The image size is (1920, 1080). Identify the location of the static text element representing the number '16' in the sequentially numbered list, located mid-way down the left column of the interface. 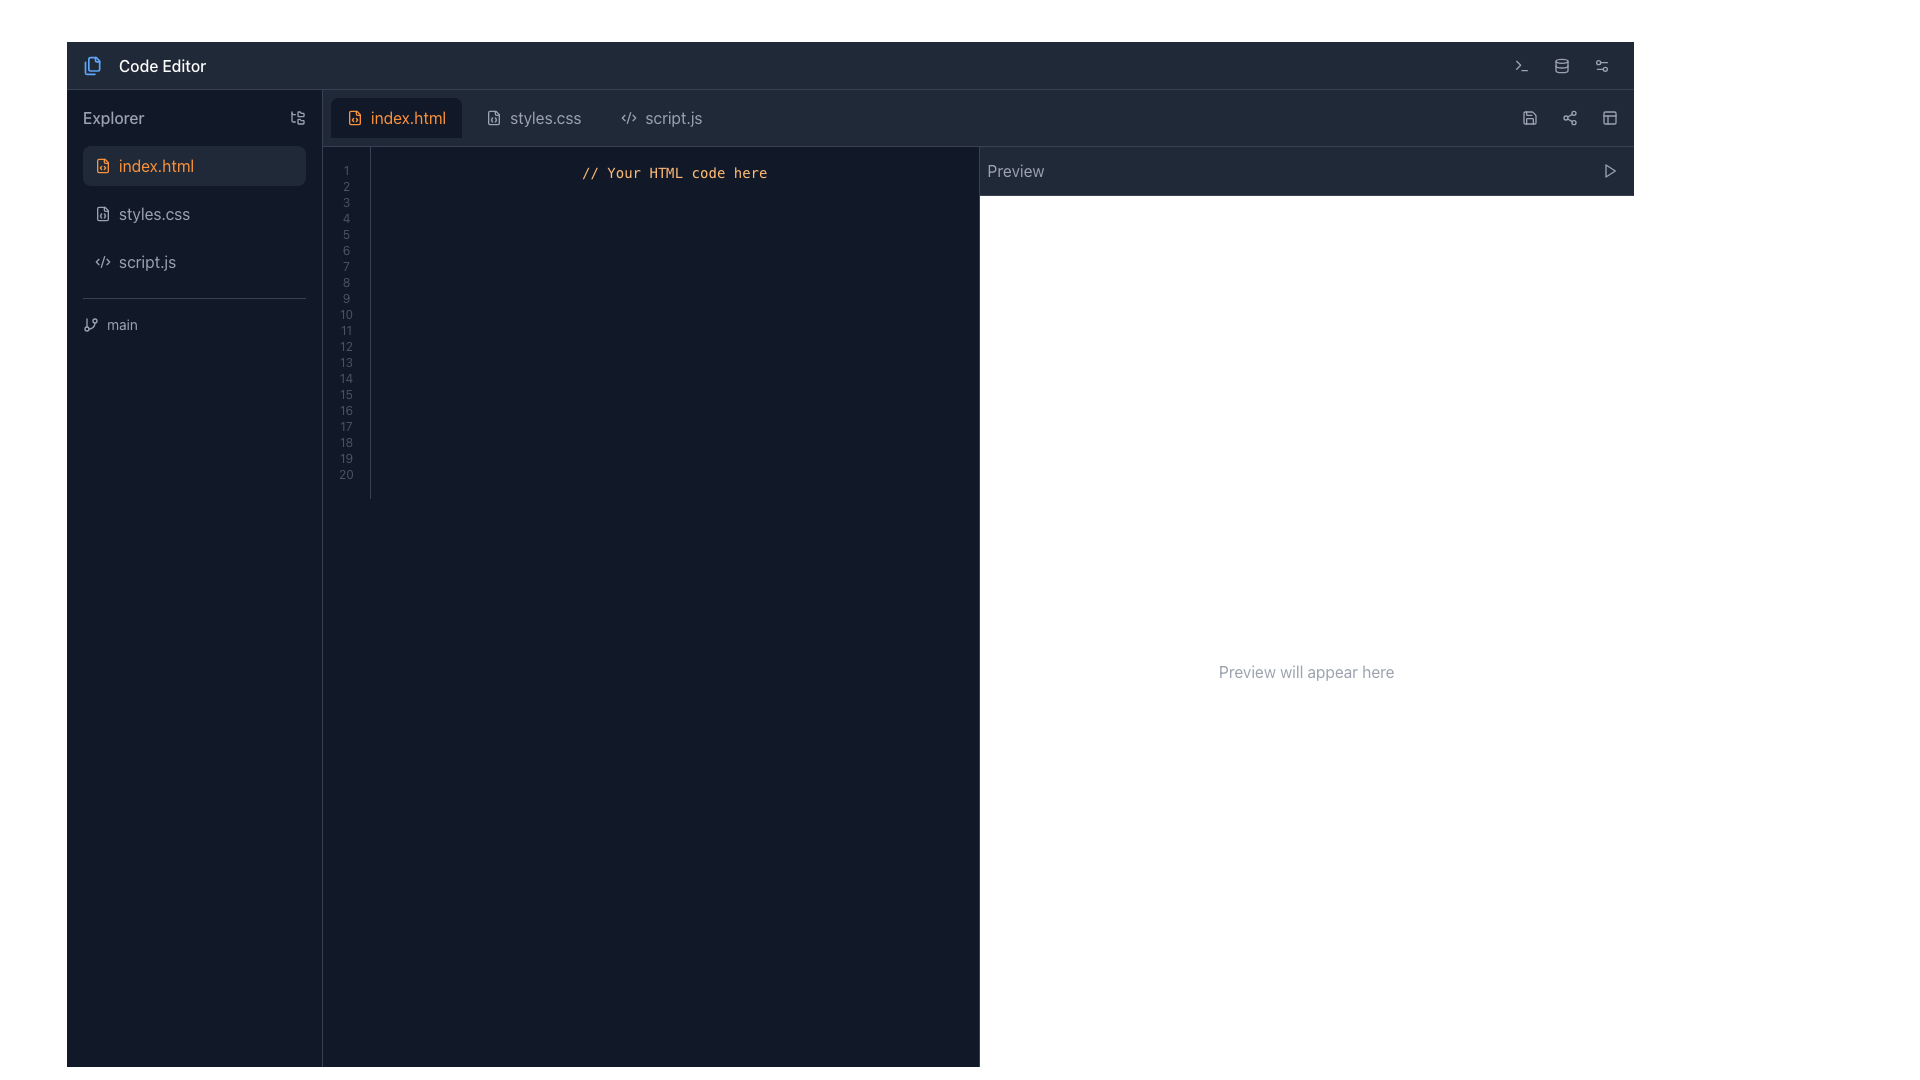
(346, 410).